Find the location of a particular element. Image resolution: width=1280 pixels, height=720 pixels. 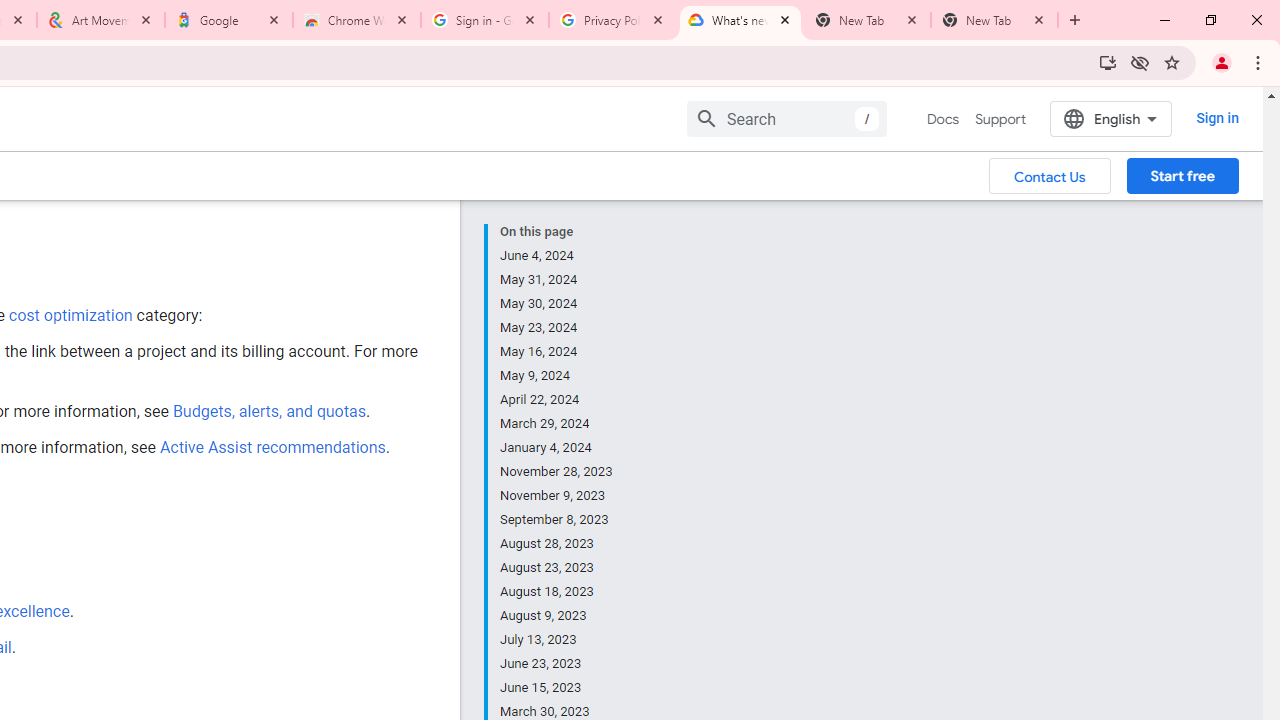

'May 31, 2024' is located at coordinates (557, 280).